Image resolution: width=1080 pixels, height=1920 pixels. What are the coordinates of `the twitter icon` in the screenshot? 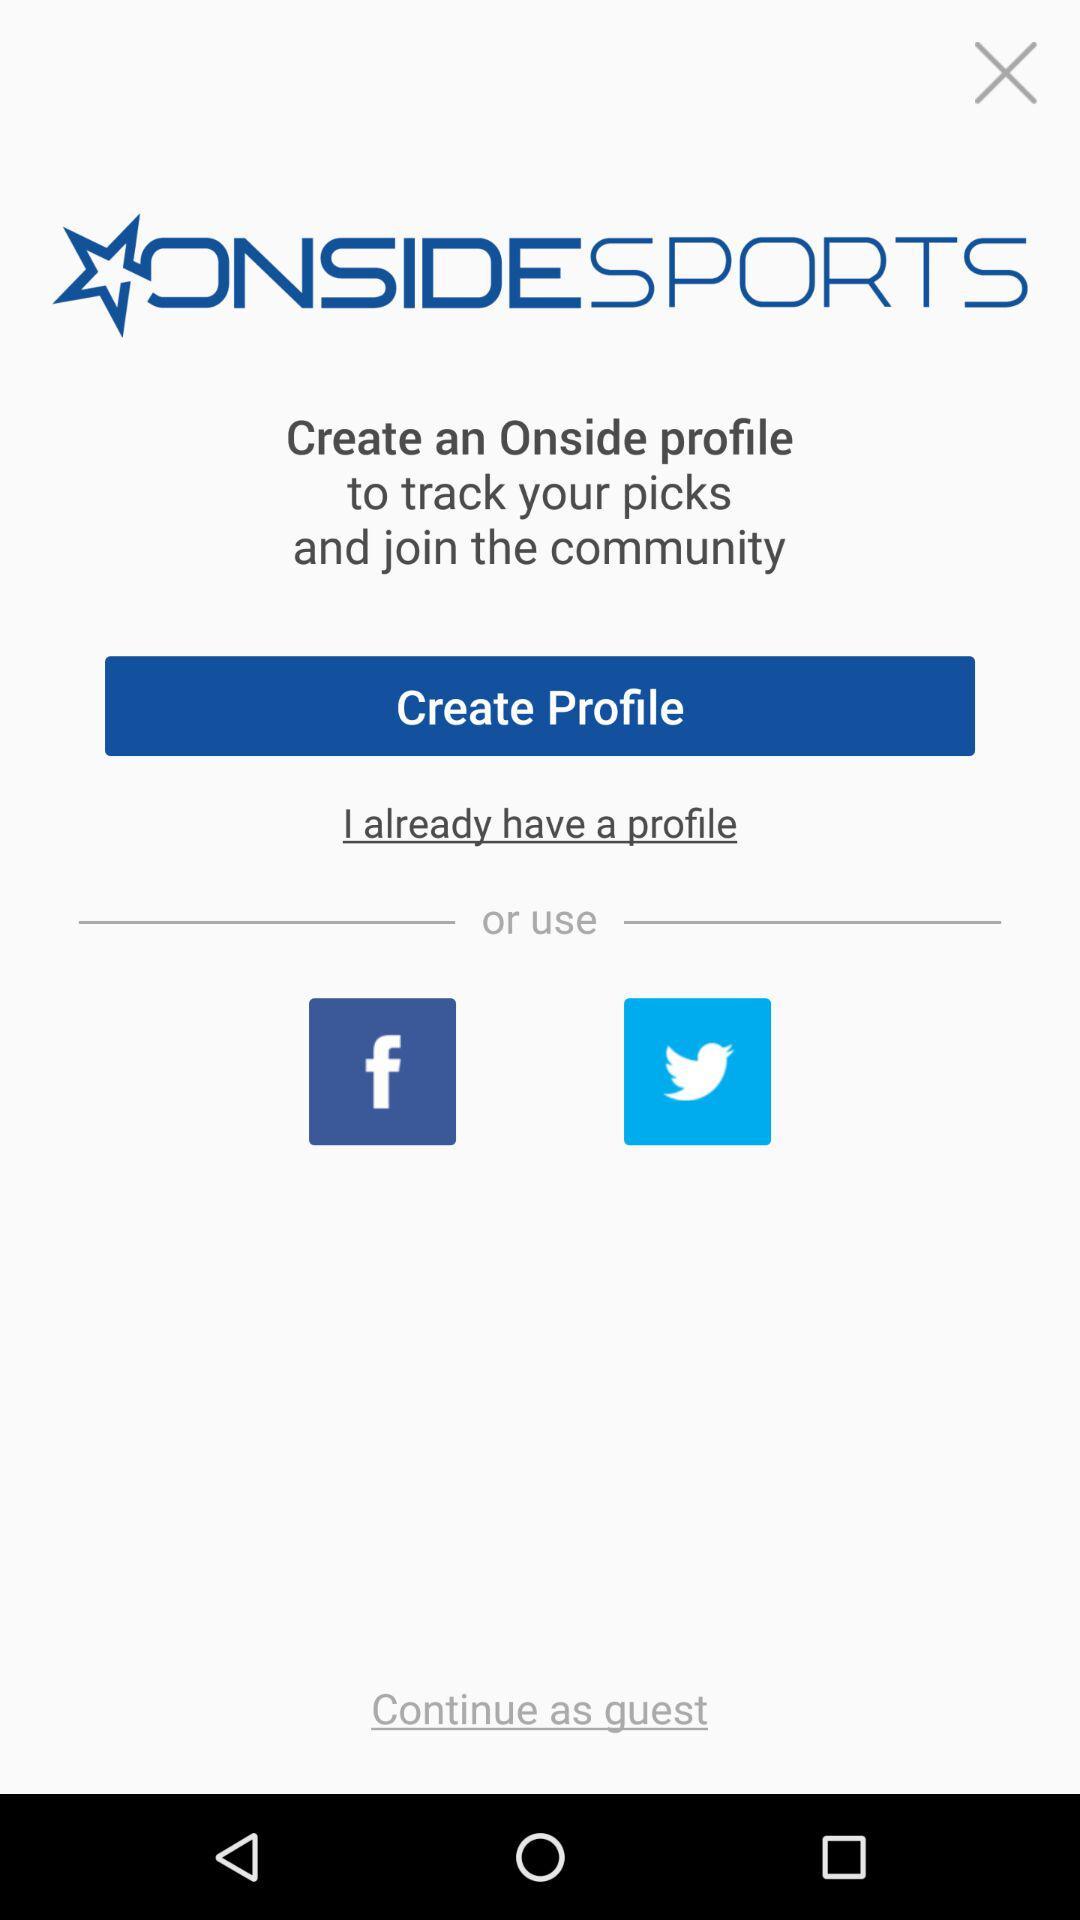 It's located at (696, 1147).